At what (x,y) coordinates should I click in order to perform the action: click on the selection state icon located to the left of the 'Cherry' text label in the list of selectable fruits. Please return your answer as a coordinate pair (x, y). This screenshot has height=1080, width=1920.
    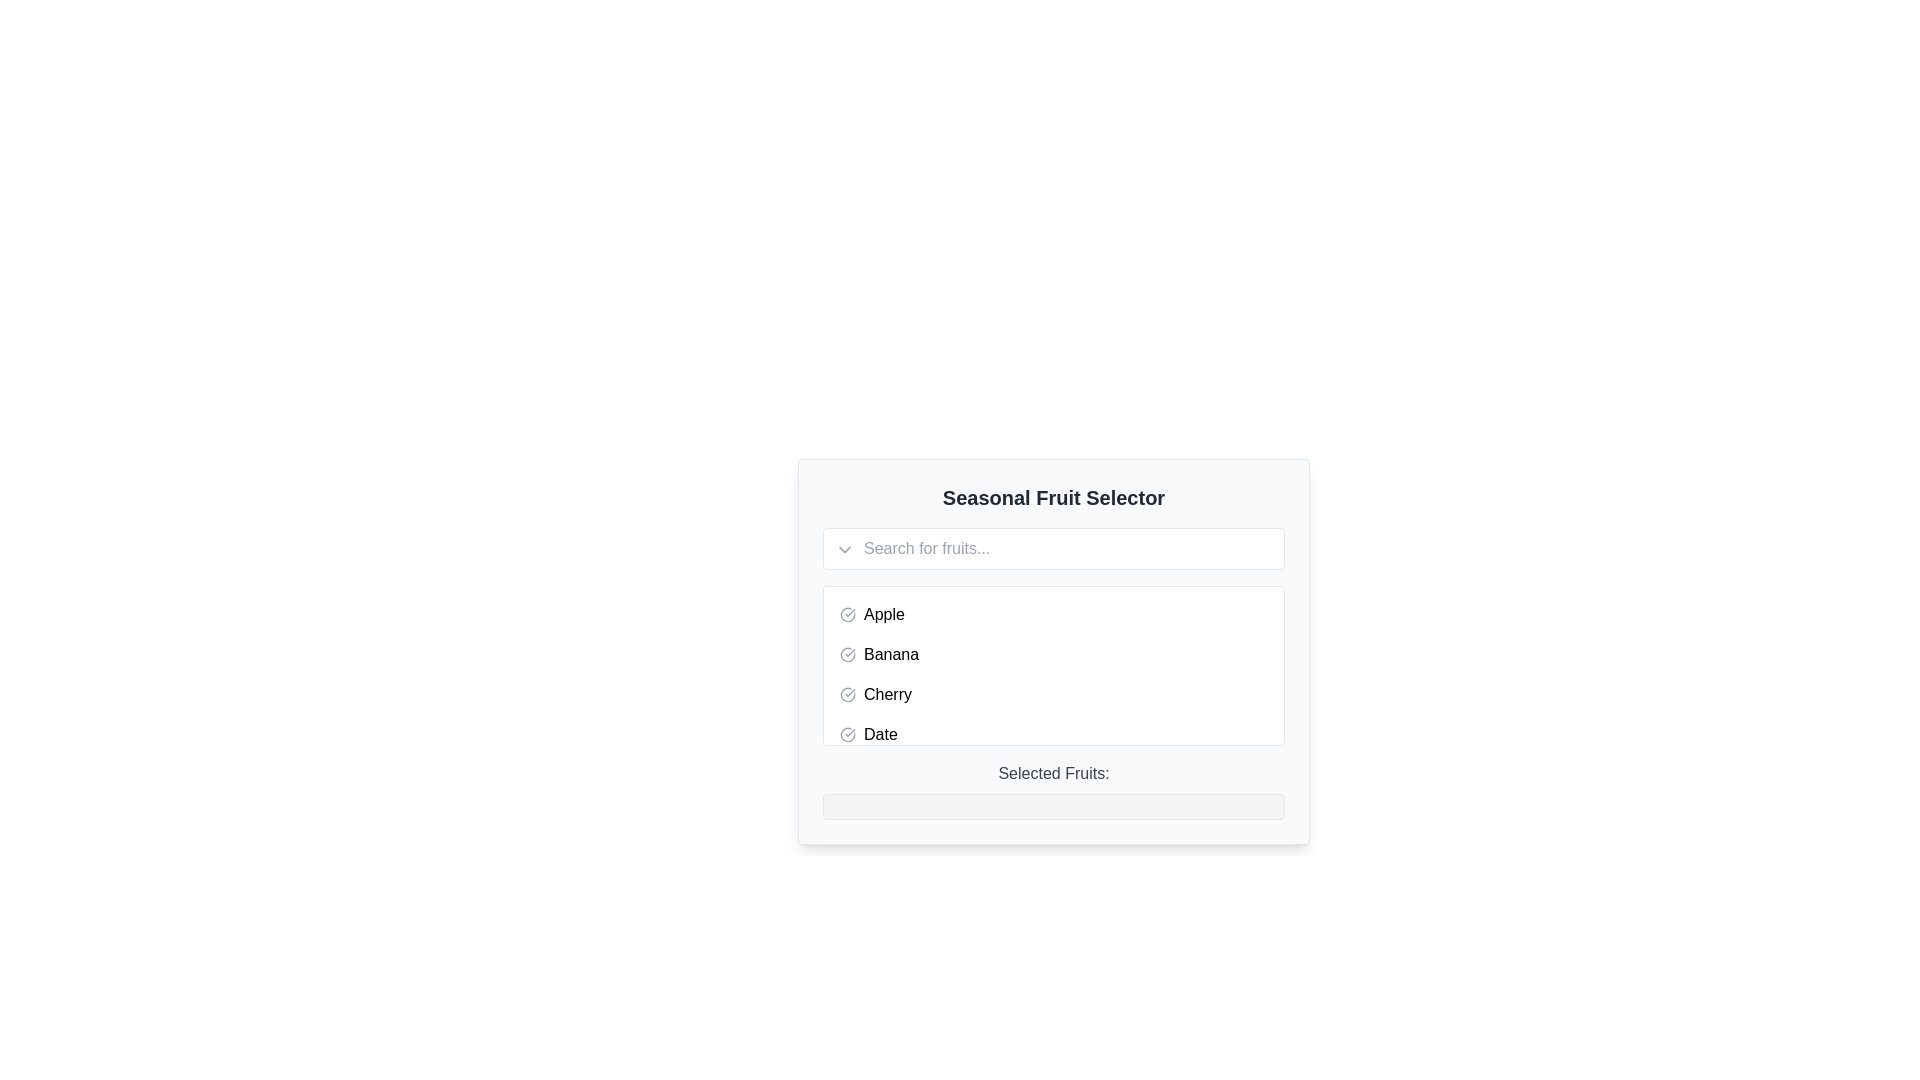
    Looking at the image, I should click on (848, 693).